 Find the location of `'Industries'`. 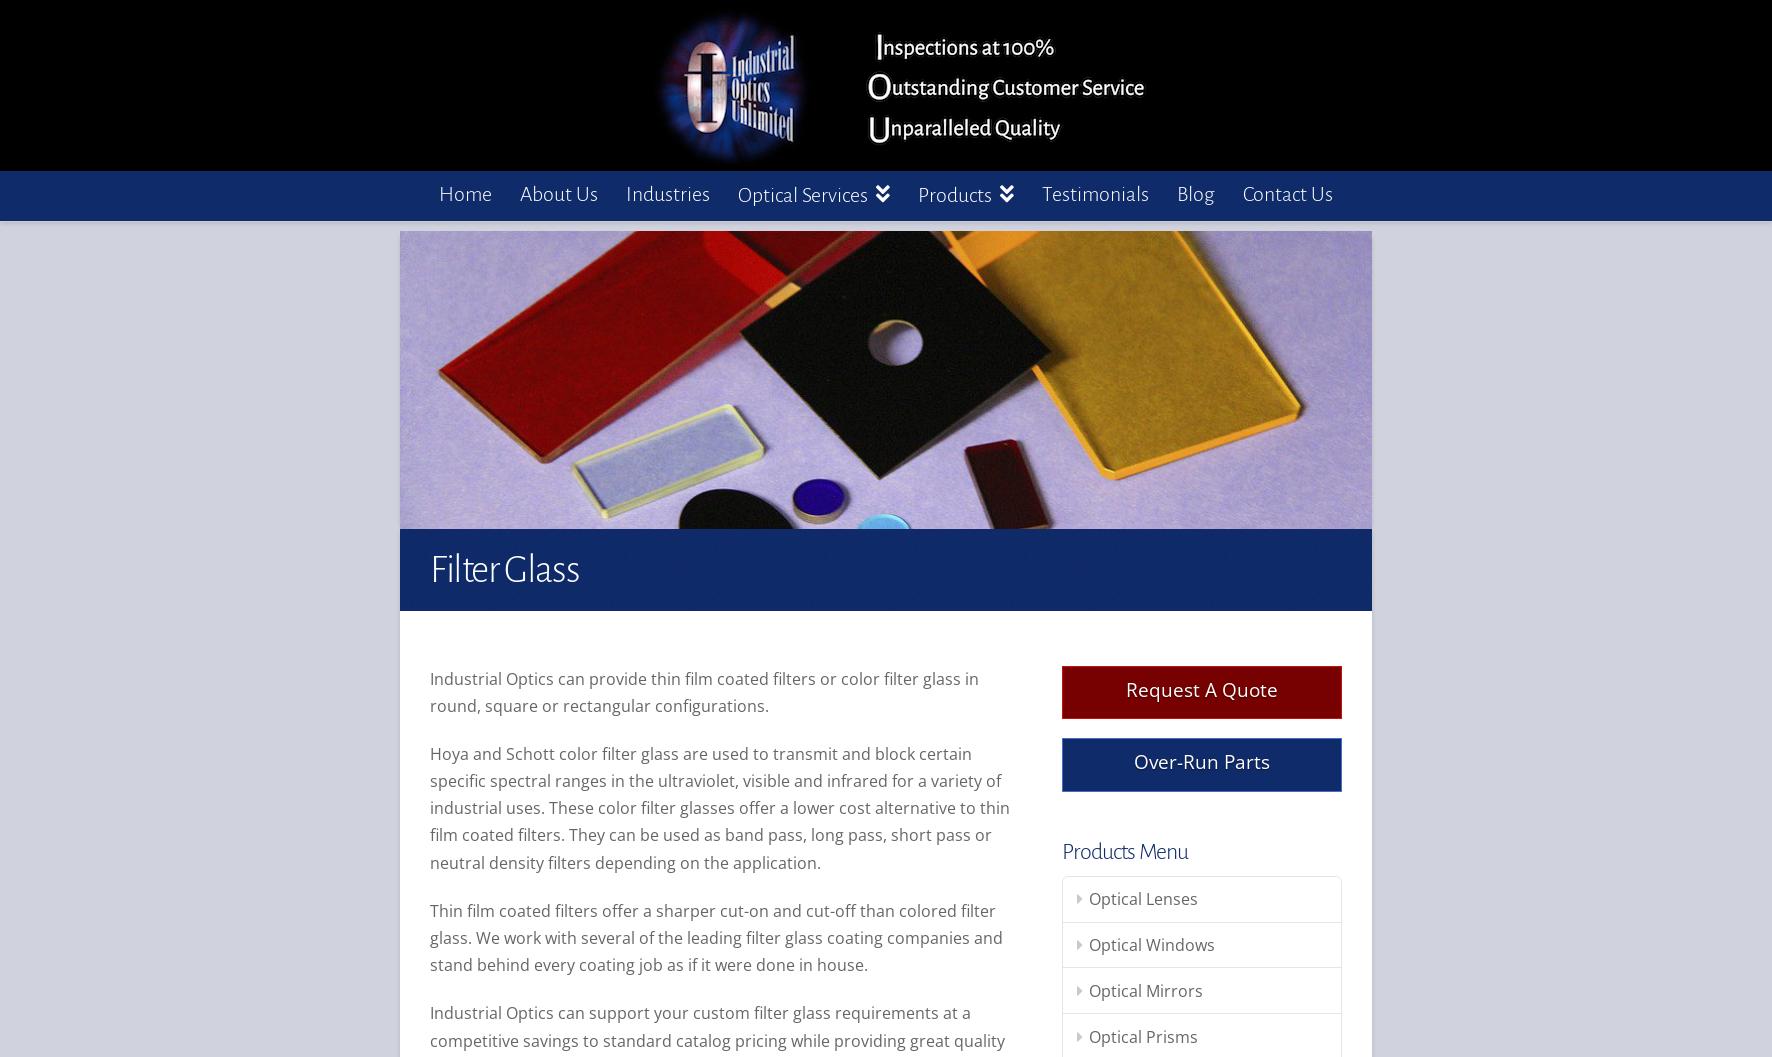

'Industries' is located at coordinates (667, 193).